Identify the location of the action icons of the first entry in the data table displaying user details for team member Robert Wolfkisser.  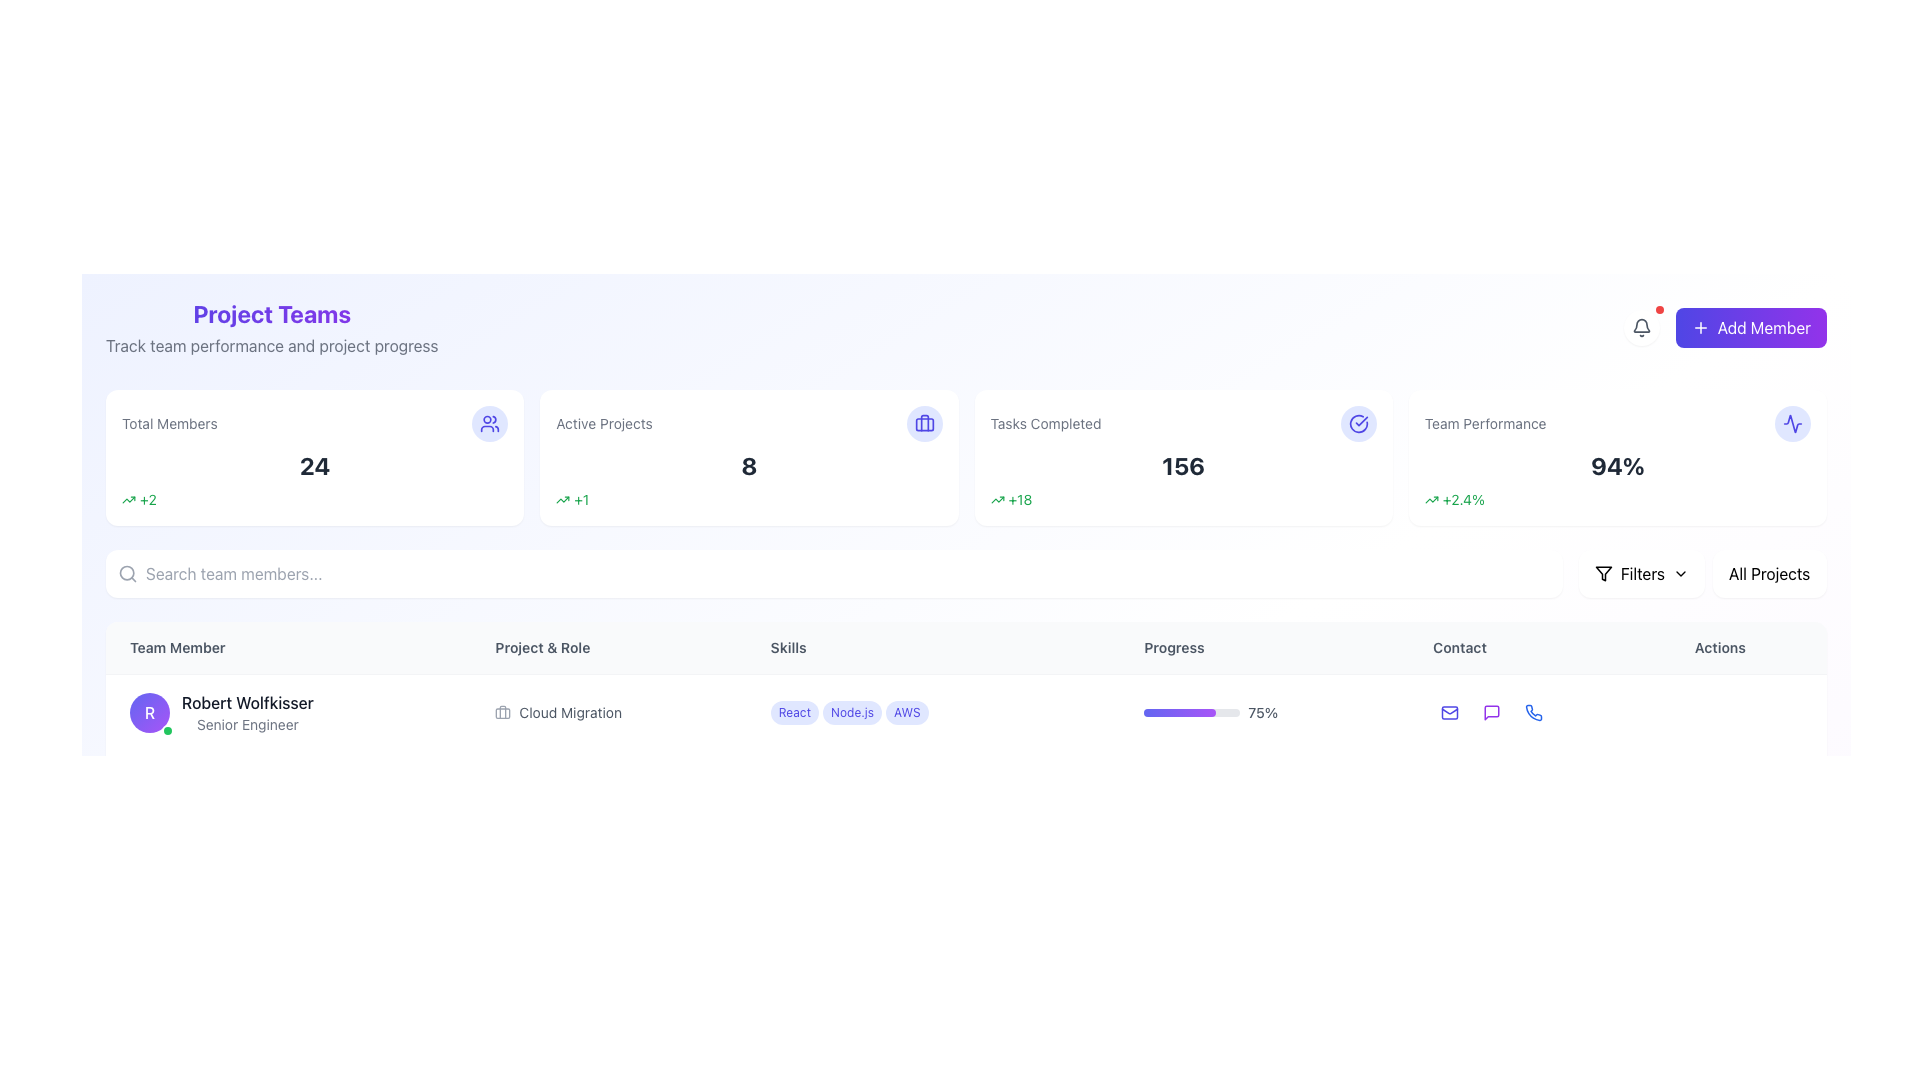
(966, 711).